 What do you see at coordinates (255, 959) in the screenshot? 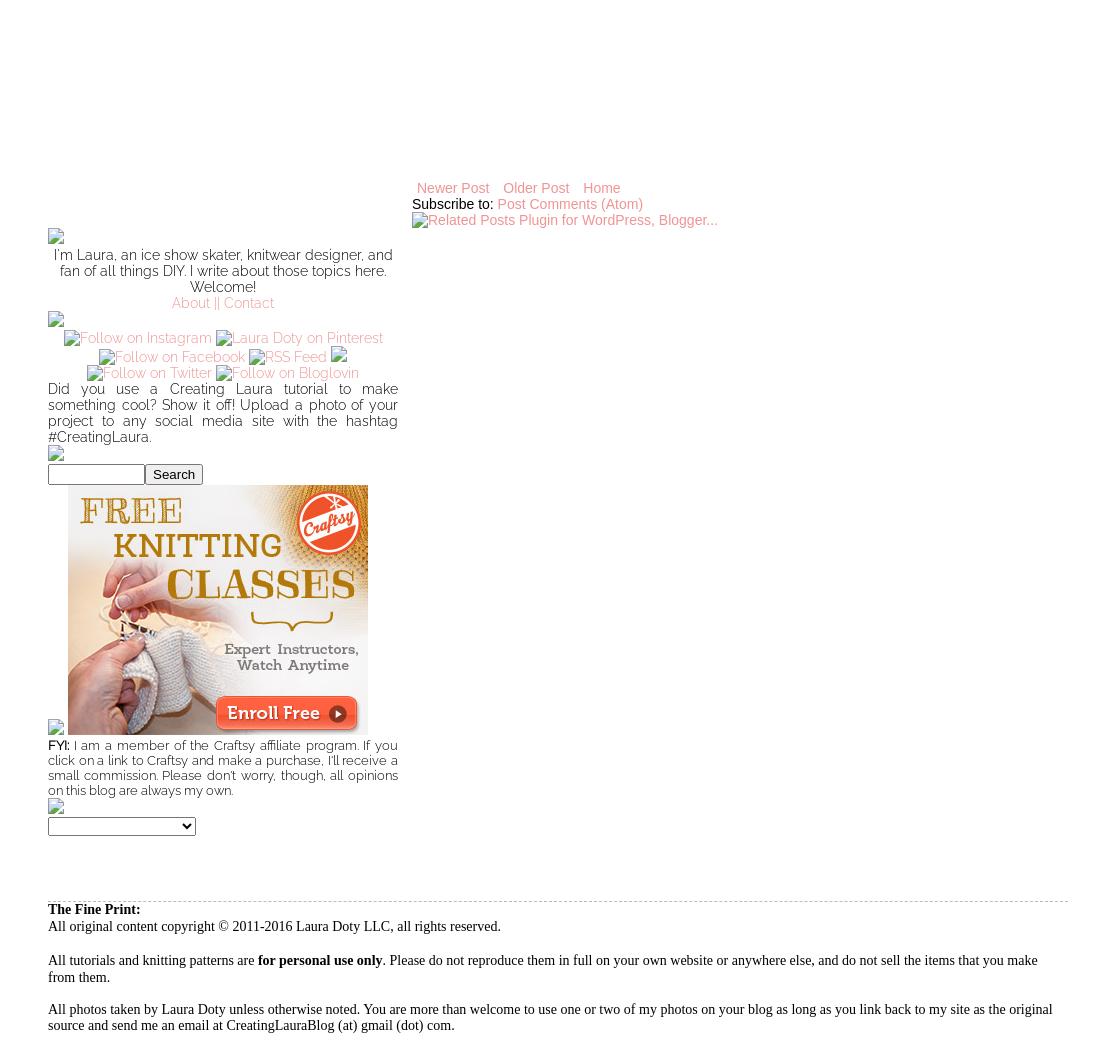
I see `'for personal use only'` at bounding box center [255, 959].